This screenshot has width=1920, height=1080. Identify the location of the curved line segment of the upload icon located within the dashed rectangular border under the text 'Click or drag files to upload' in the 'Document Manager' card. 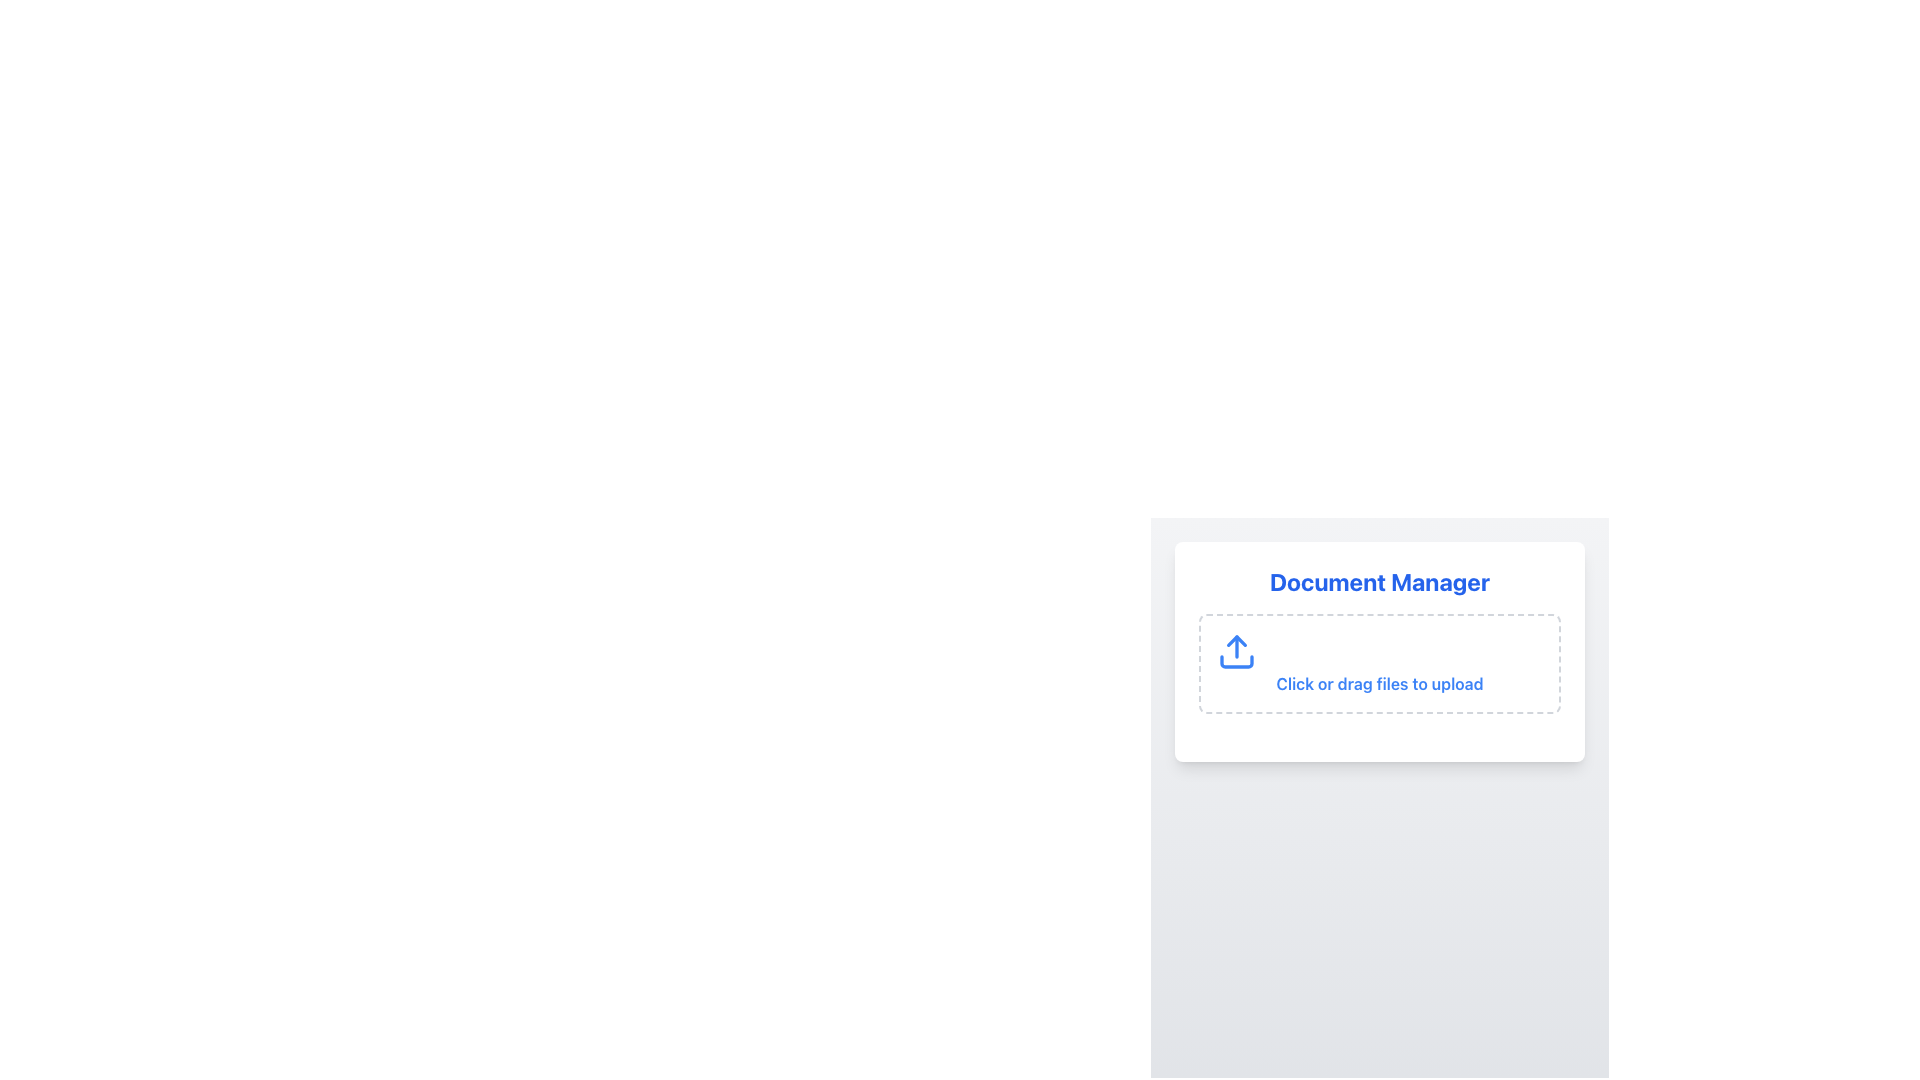
(1236, 662).